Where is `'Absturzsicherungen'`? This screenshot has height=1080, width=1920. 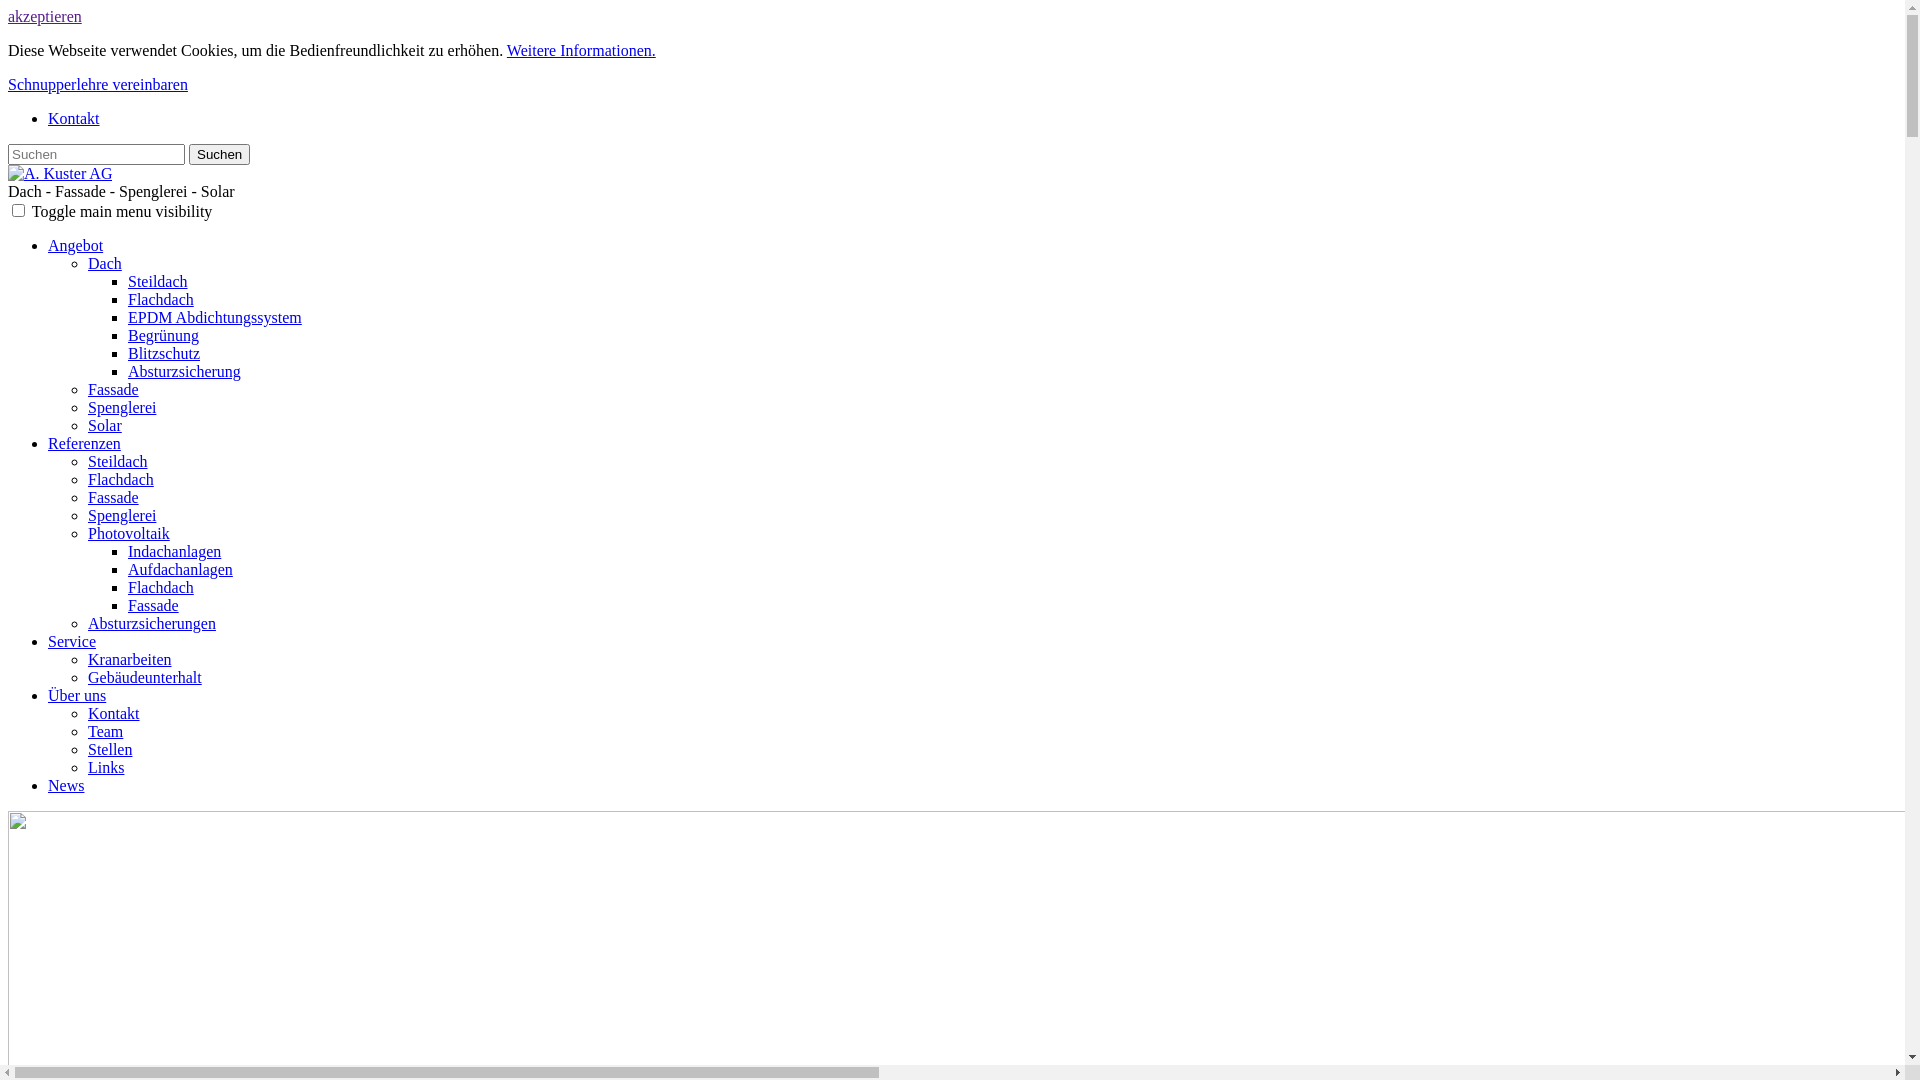
'Absturzsicherungen' is located at coordinates (151, 622).